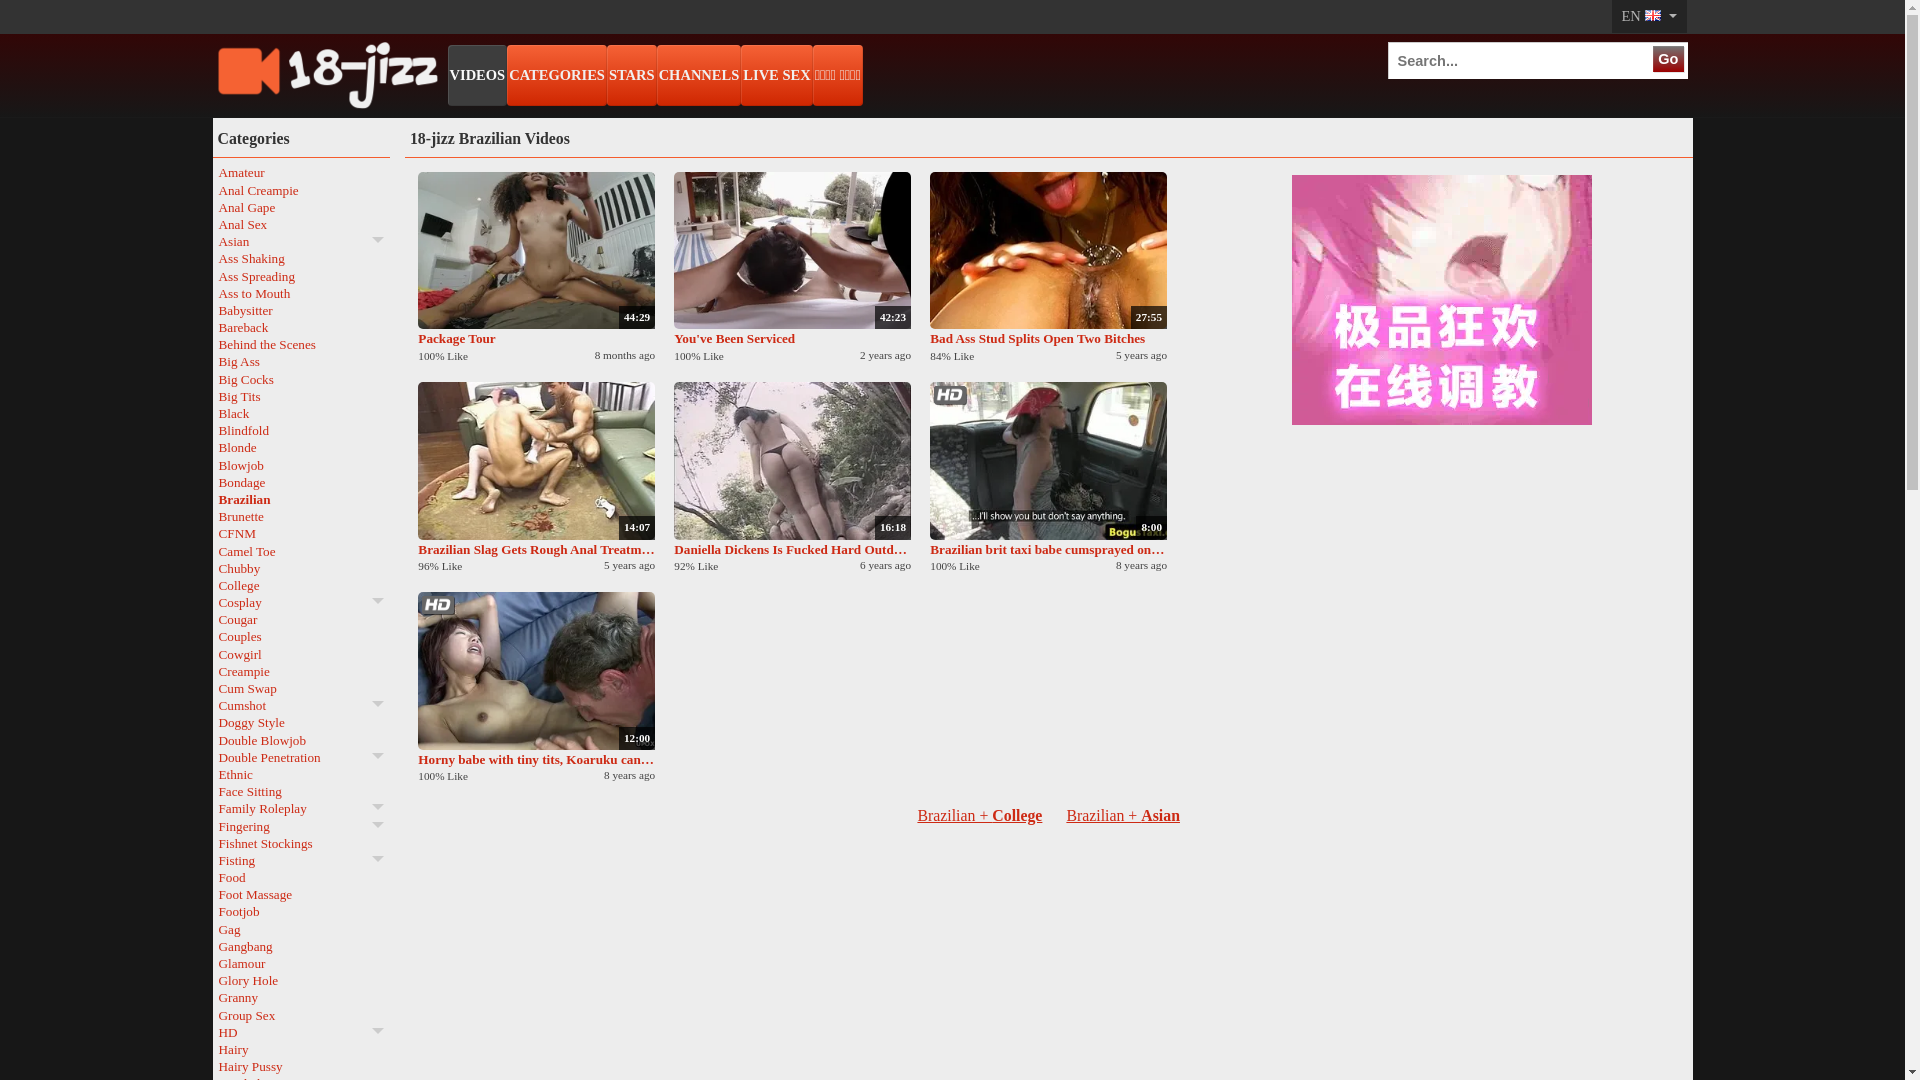 This screenshot has width=1920, height=1080. Describe the element at coordinates (300, 326) in the screenshot. I see `'Bareback'` at that location.